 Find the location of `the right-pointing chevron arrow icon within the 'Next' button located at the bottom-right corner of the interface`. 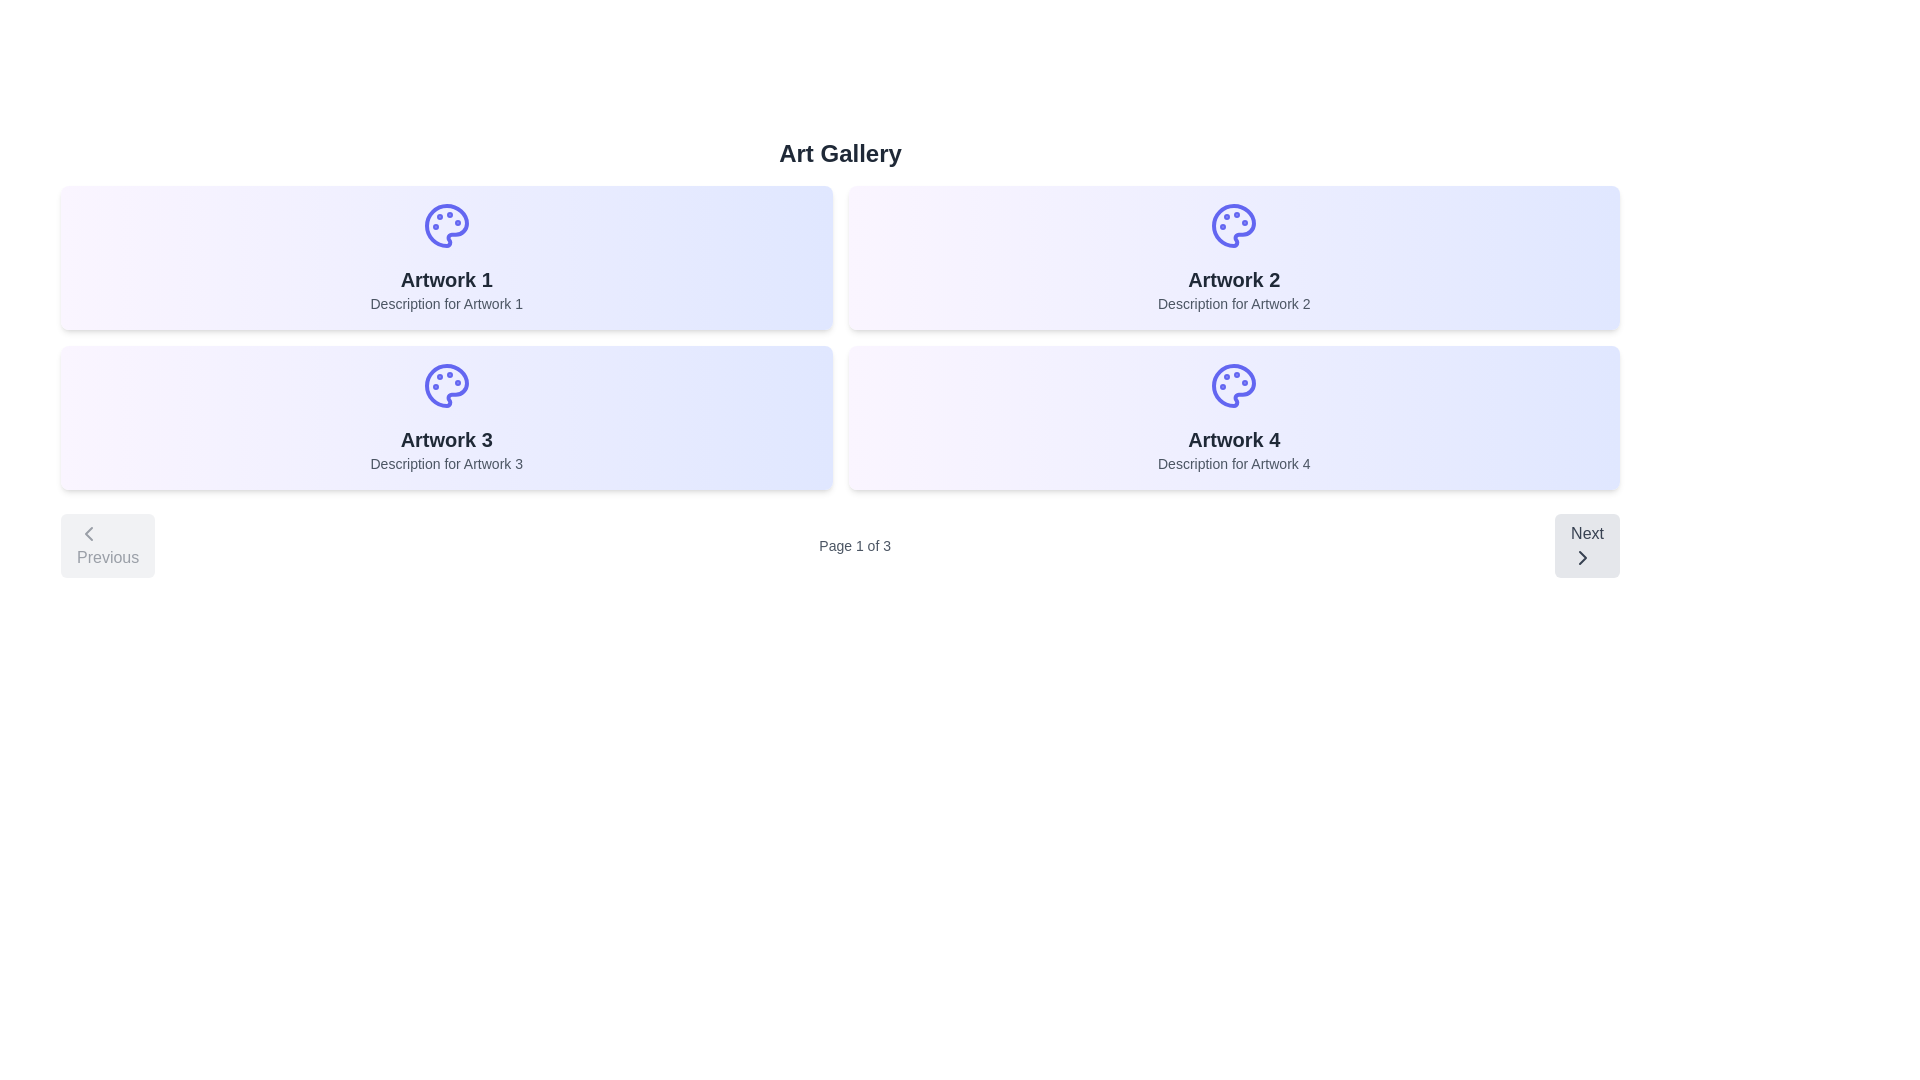

the right-pointing chevron arrow icon within the 'Next' button located at the bottom-right corner of the interface is located at coordinates (1582, 558).